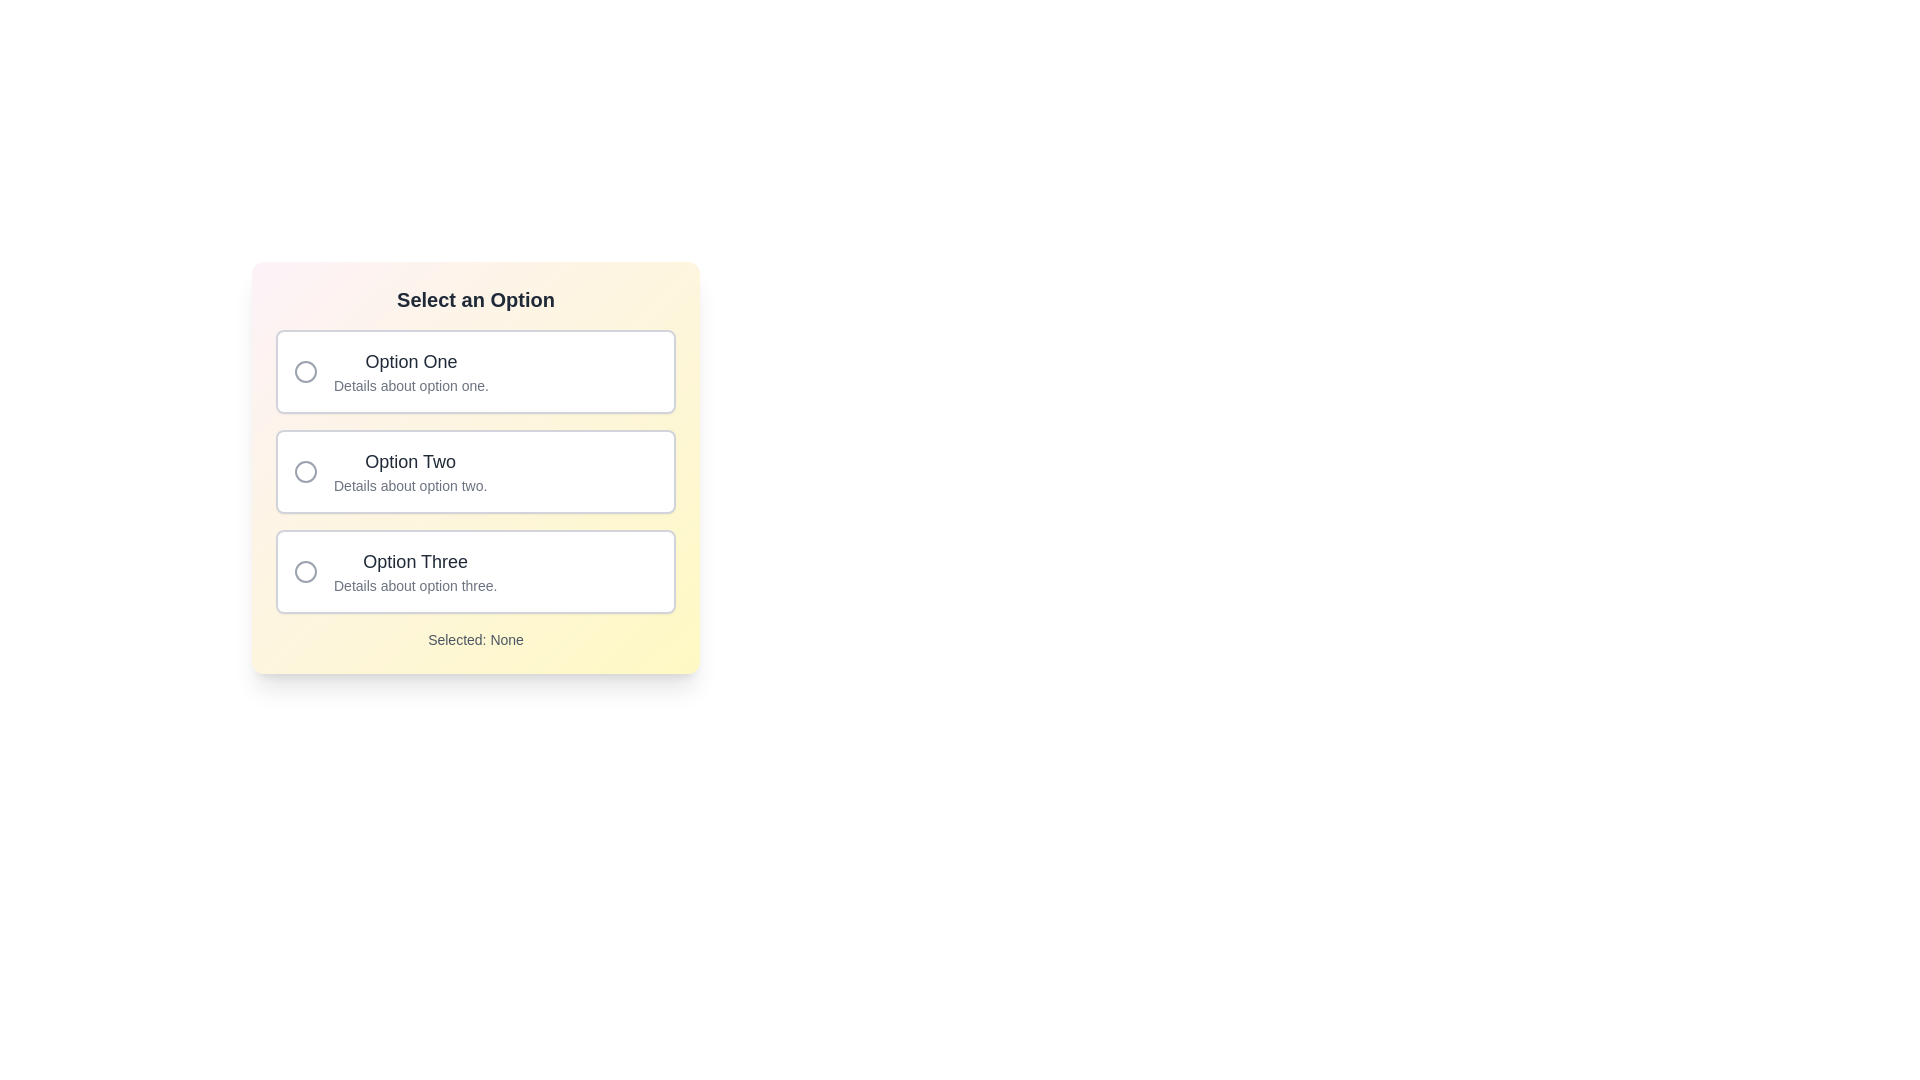 Image resolution: width=1920 pixels, height=1080 pixels. I want to click on the text label displaying 'Option Three', which is a bold, medium-sized dark gray text label located below 'Option Two', so click(414, 562).